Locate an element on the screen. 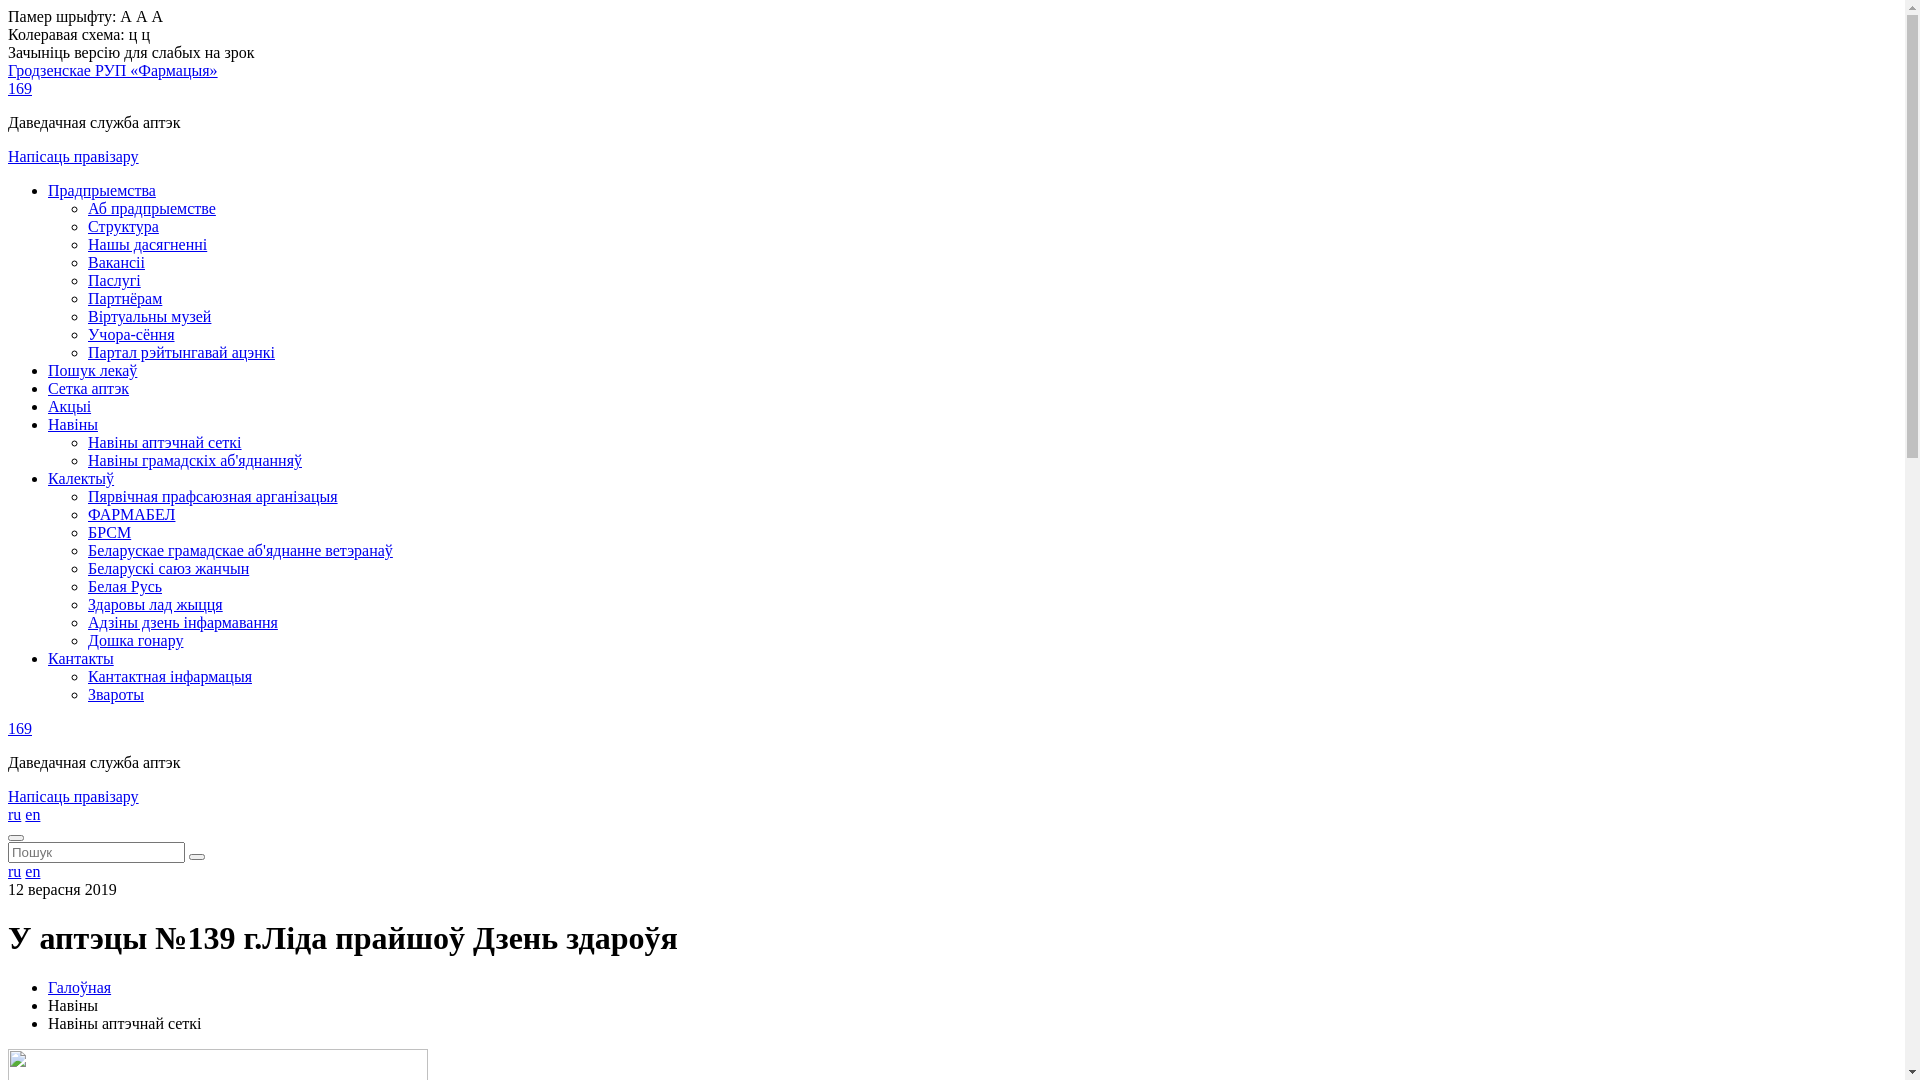  'ru' is located at coordinates (14, 870).